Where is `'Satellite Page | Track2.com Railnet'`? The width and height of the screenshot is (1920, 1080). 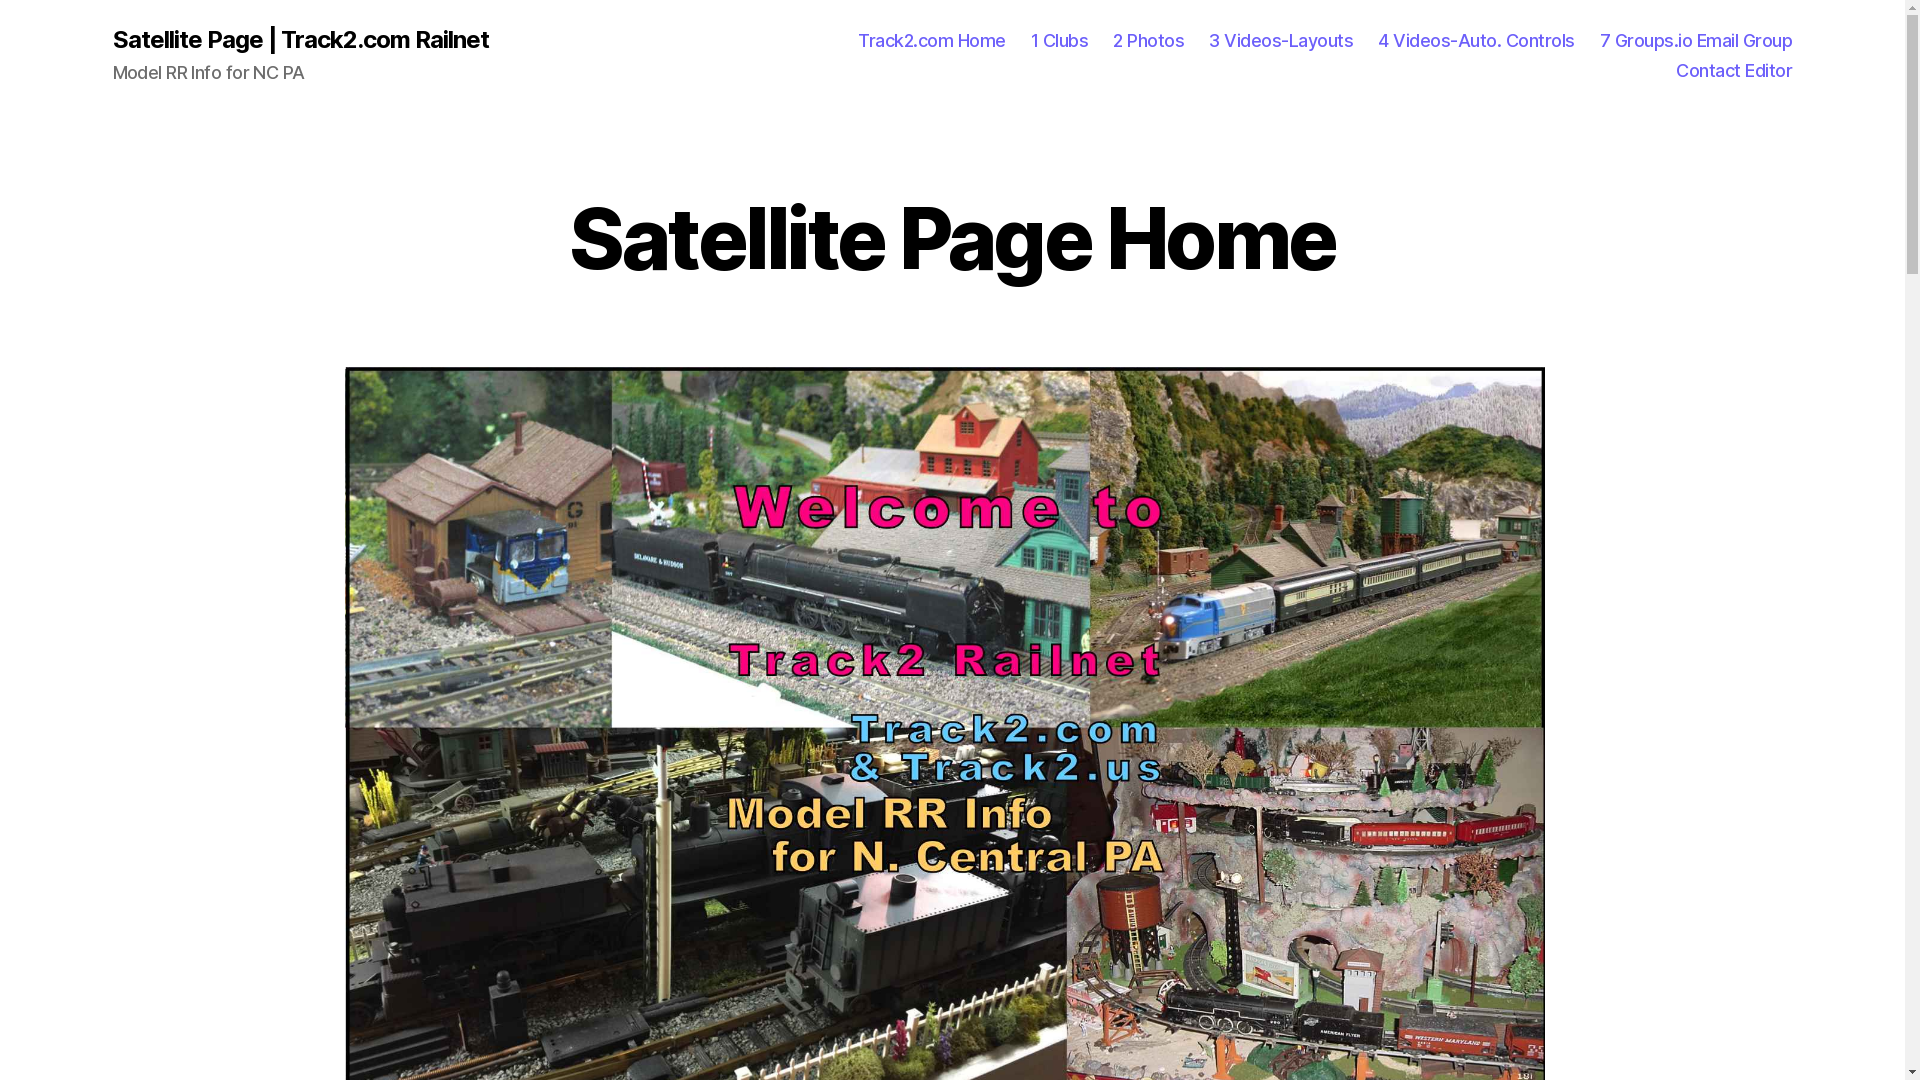
'Satellite Page | Track2.com Railnet' is located at coordinates (298, 39).